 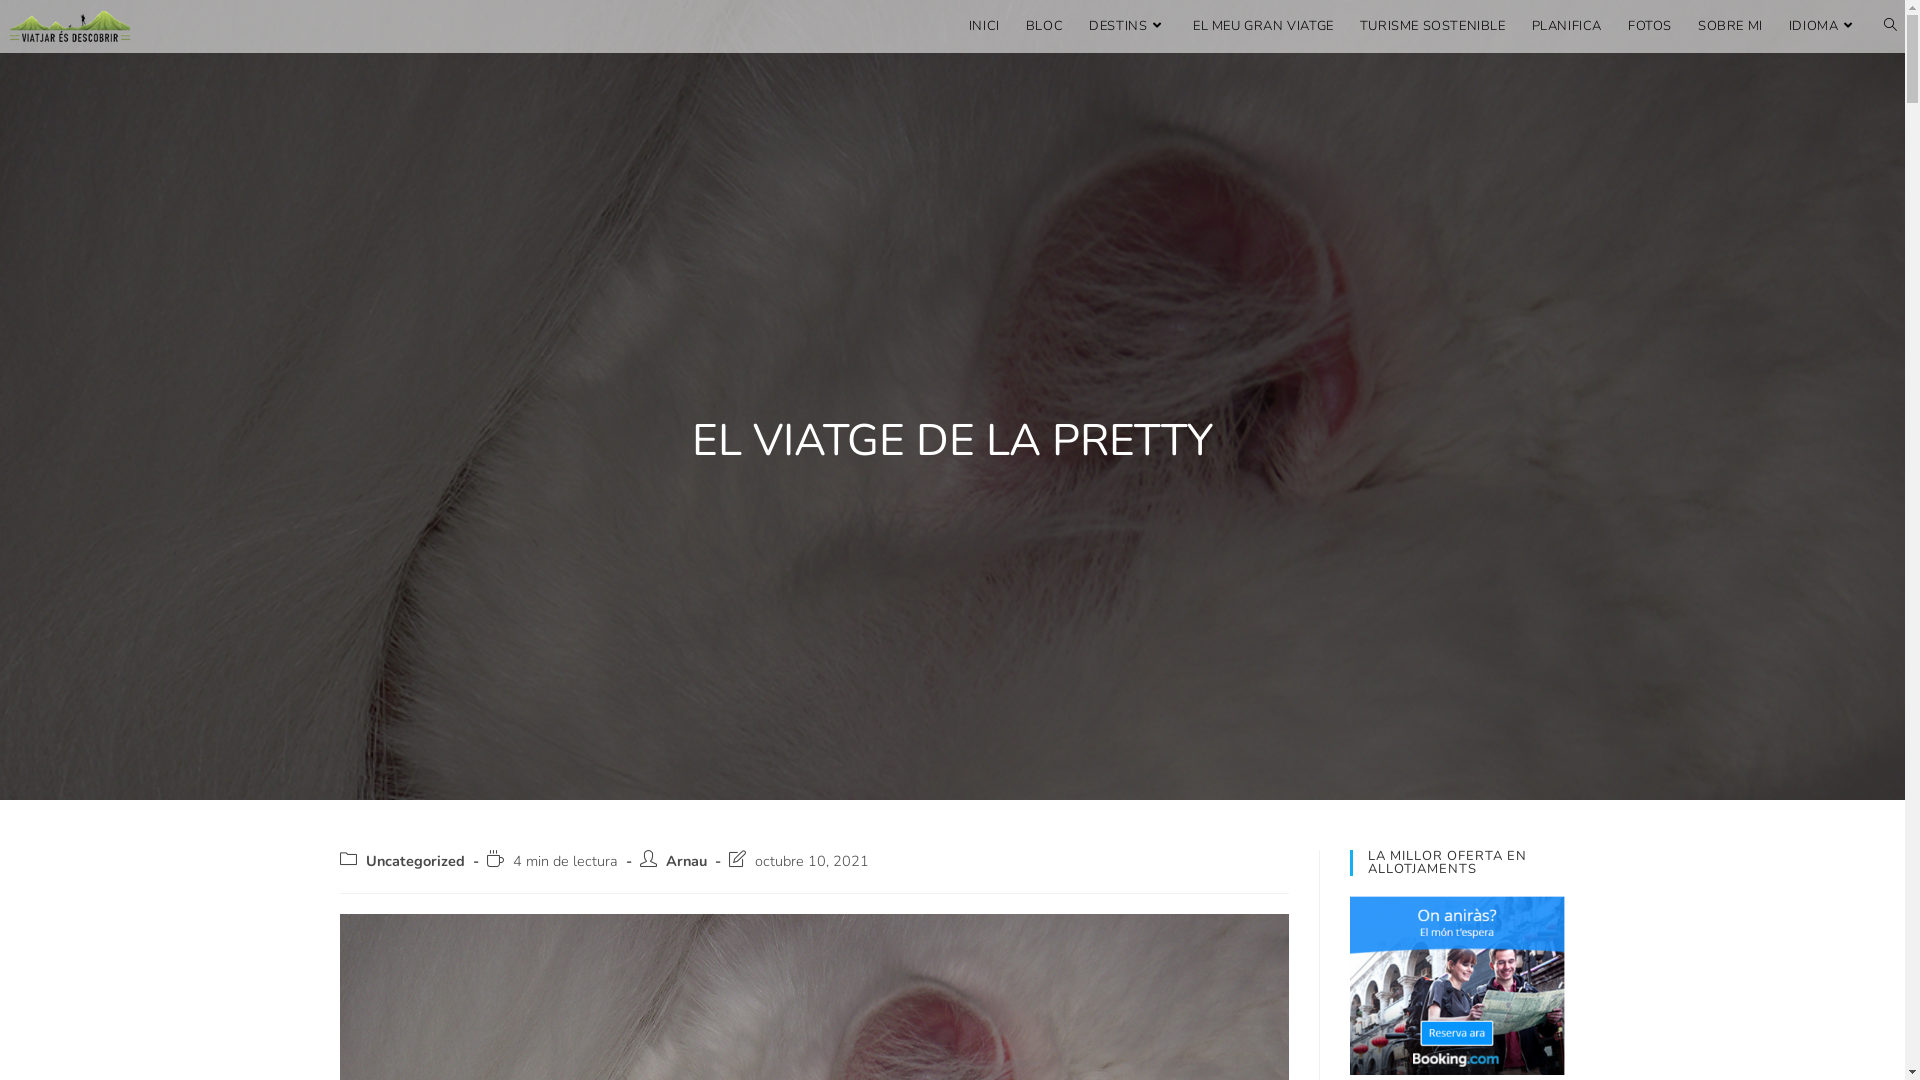 What do you see at coordinates (1565, 26) in the screenshot?
I see `'PLANIFICA'` at bounding box center [1565, 26].